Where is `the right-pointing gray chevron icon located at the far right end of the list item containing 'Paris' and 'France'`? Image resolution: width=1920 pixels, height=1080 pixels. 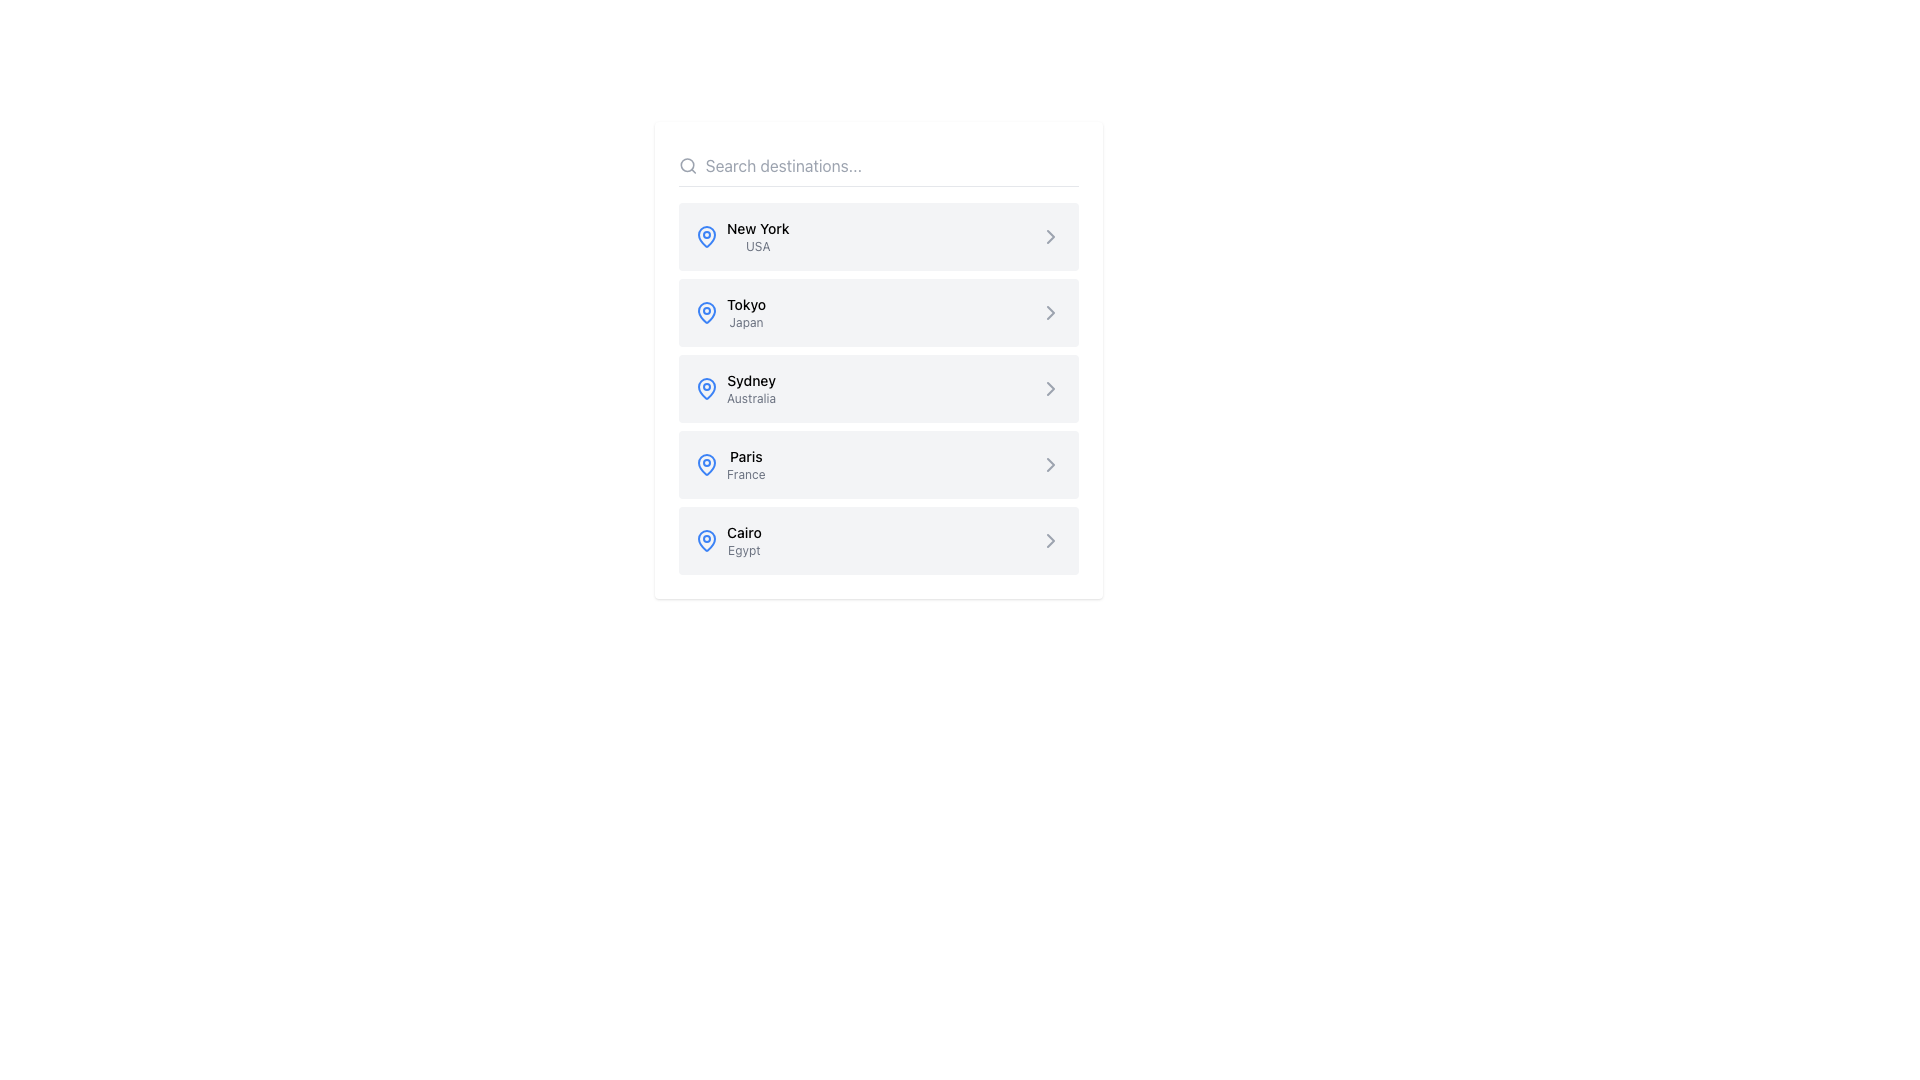 the right-pointing gray chevron icon located at the far right end of the list item containing 'Paris' and 'France' is located at coordinates (1050, 465).